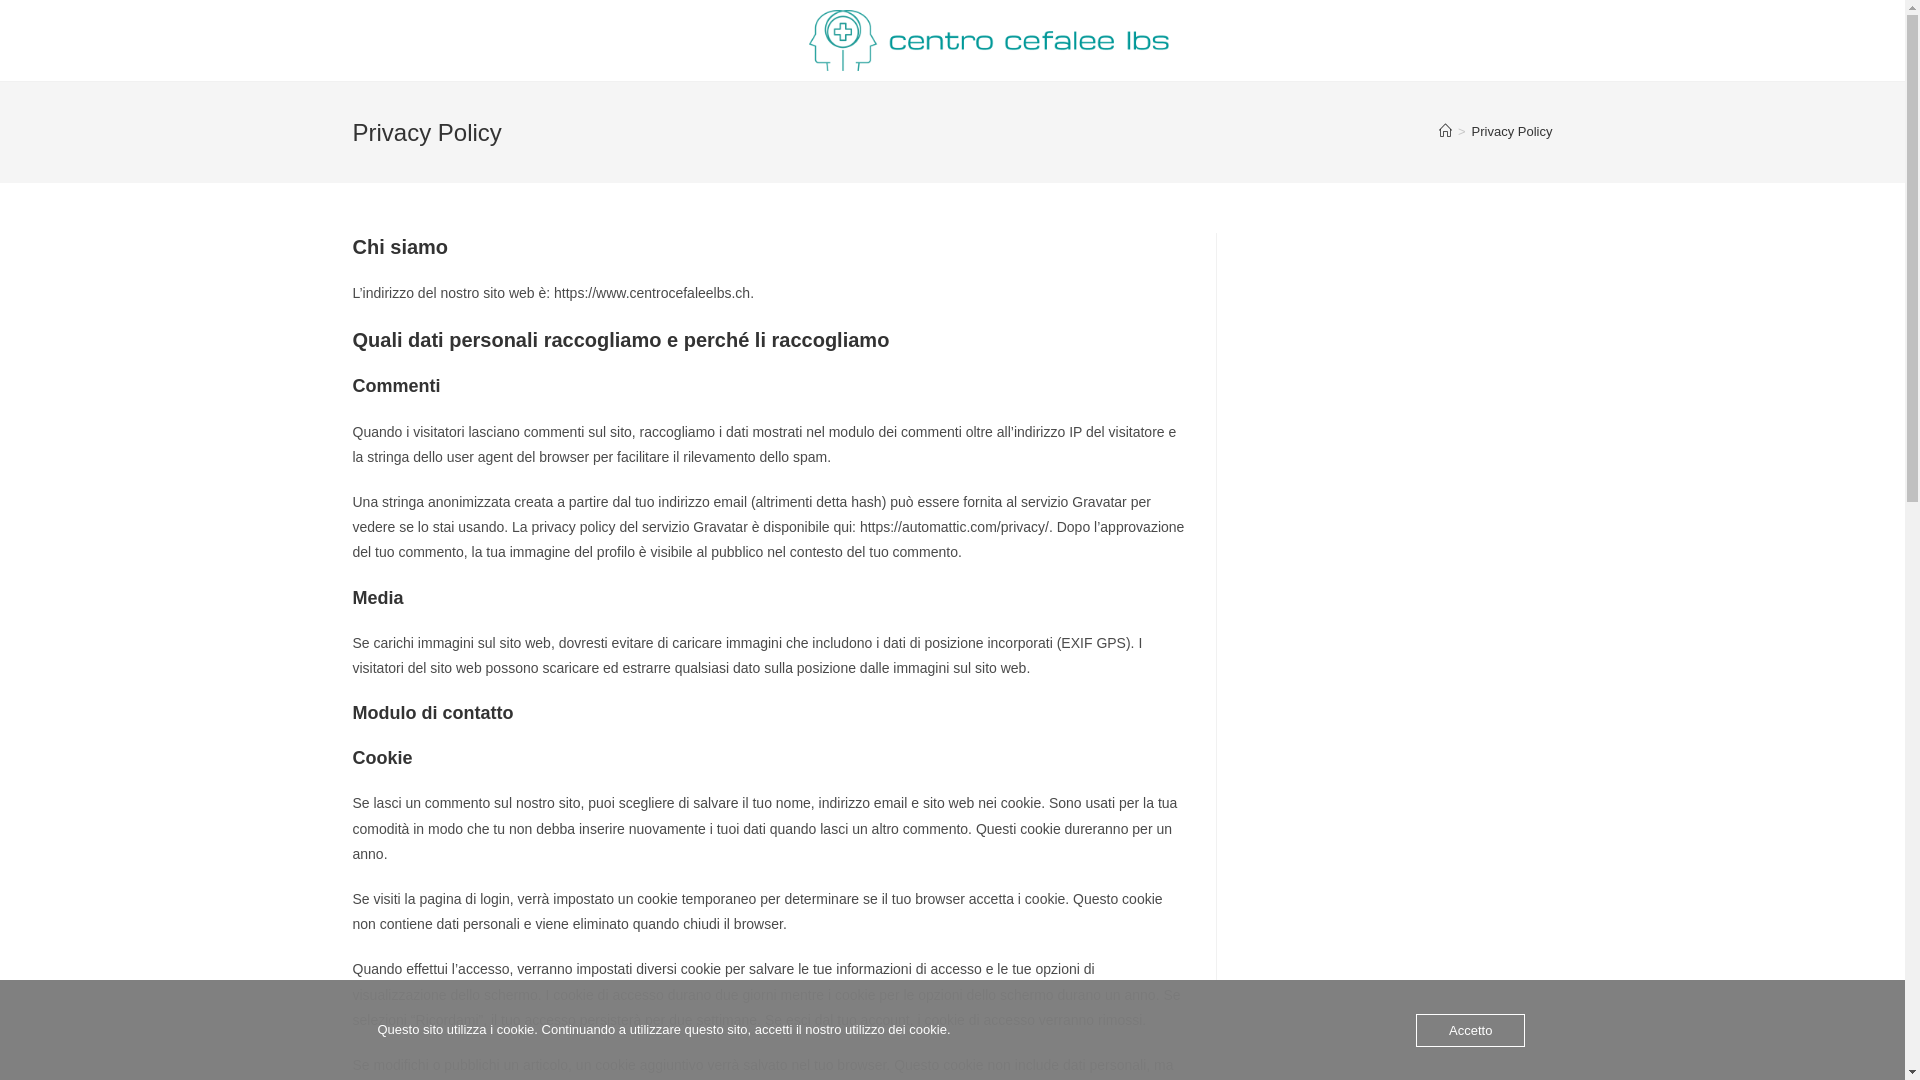 This screenshot has width=1920, height=1080. I want to click on 'Privacy Policy', so click(1472, 131).